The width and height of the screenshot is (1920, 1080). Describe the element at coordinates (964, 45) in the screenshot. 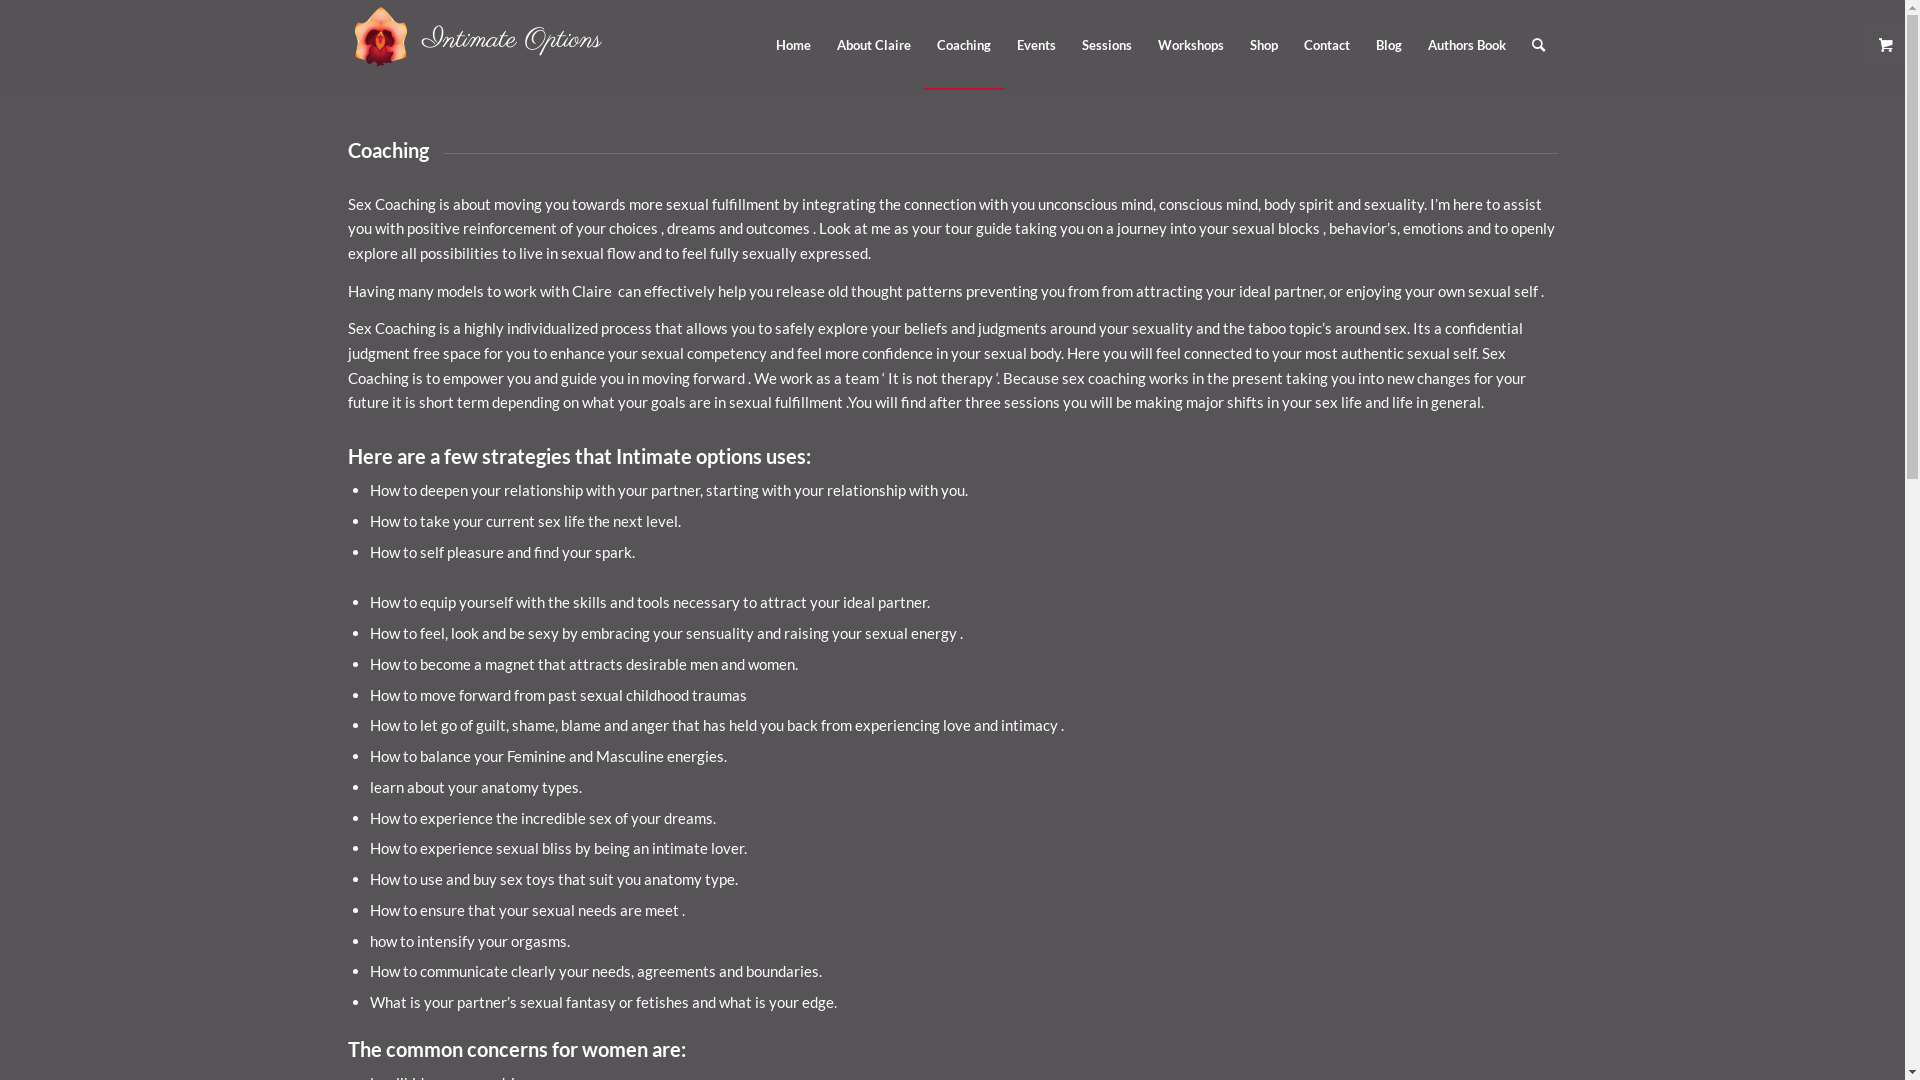

I see `'Coaching'` at that location.